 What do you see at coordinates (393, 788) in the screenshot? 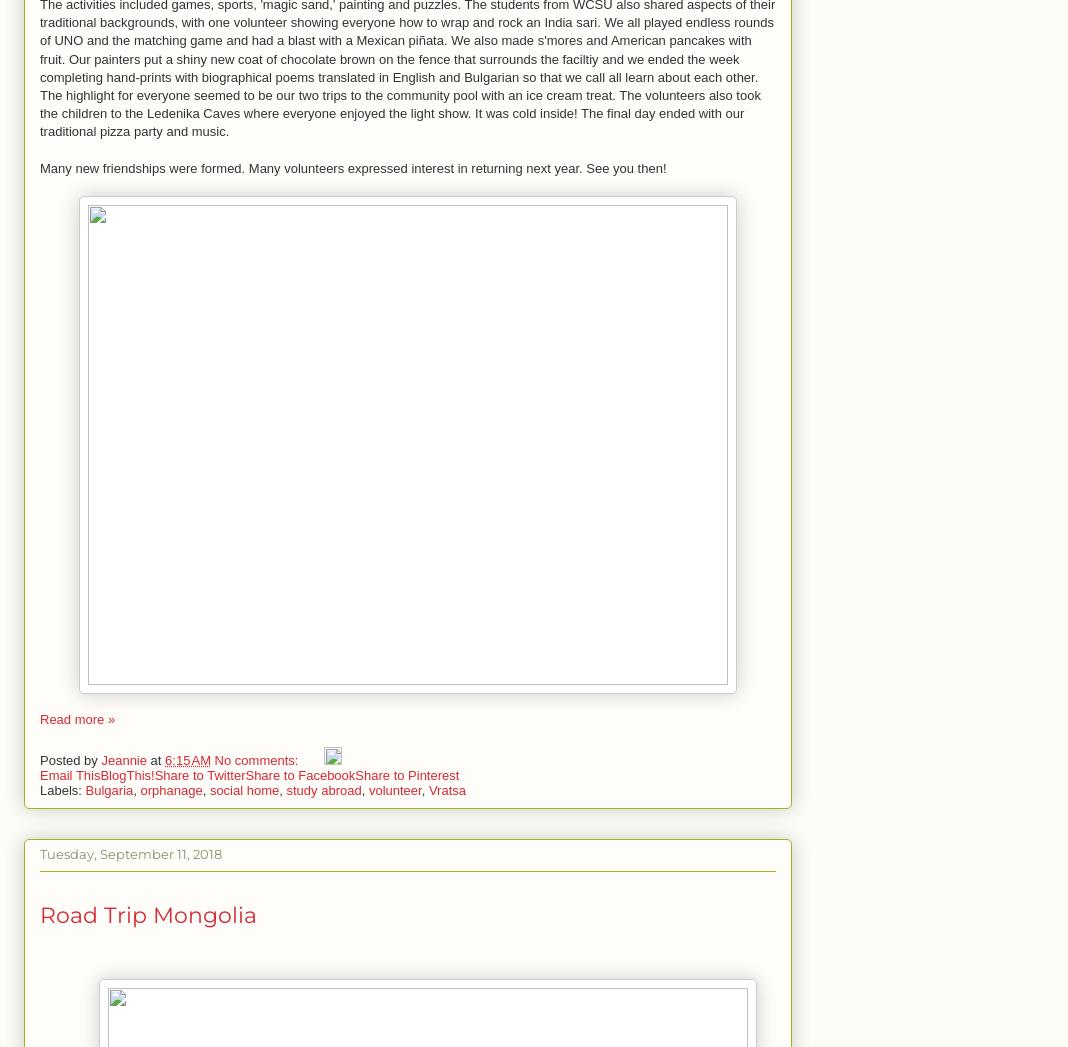
I see `'volunteer'` at bounding box center [393, 788].